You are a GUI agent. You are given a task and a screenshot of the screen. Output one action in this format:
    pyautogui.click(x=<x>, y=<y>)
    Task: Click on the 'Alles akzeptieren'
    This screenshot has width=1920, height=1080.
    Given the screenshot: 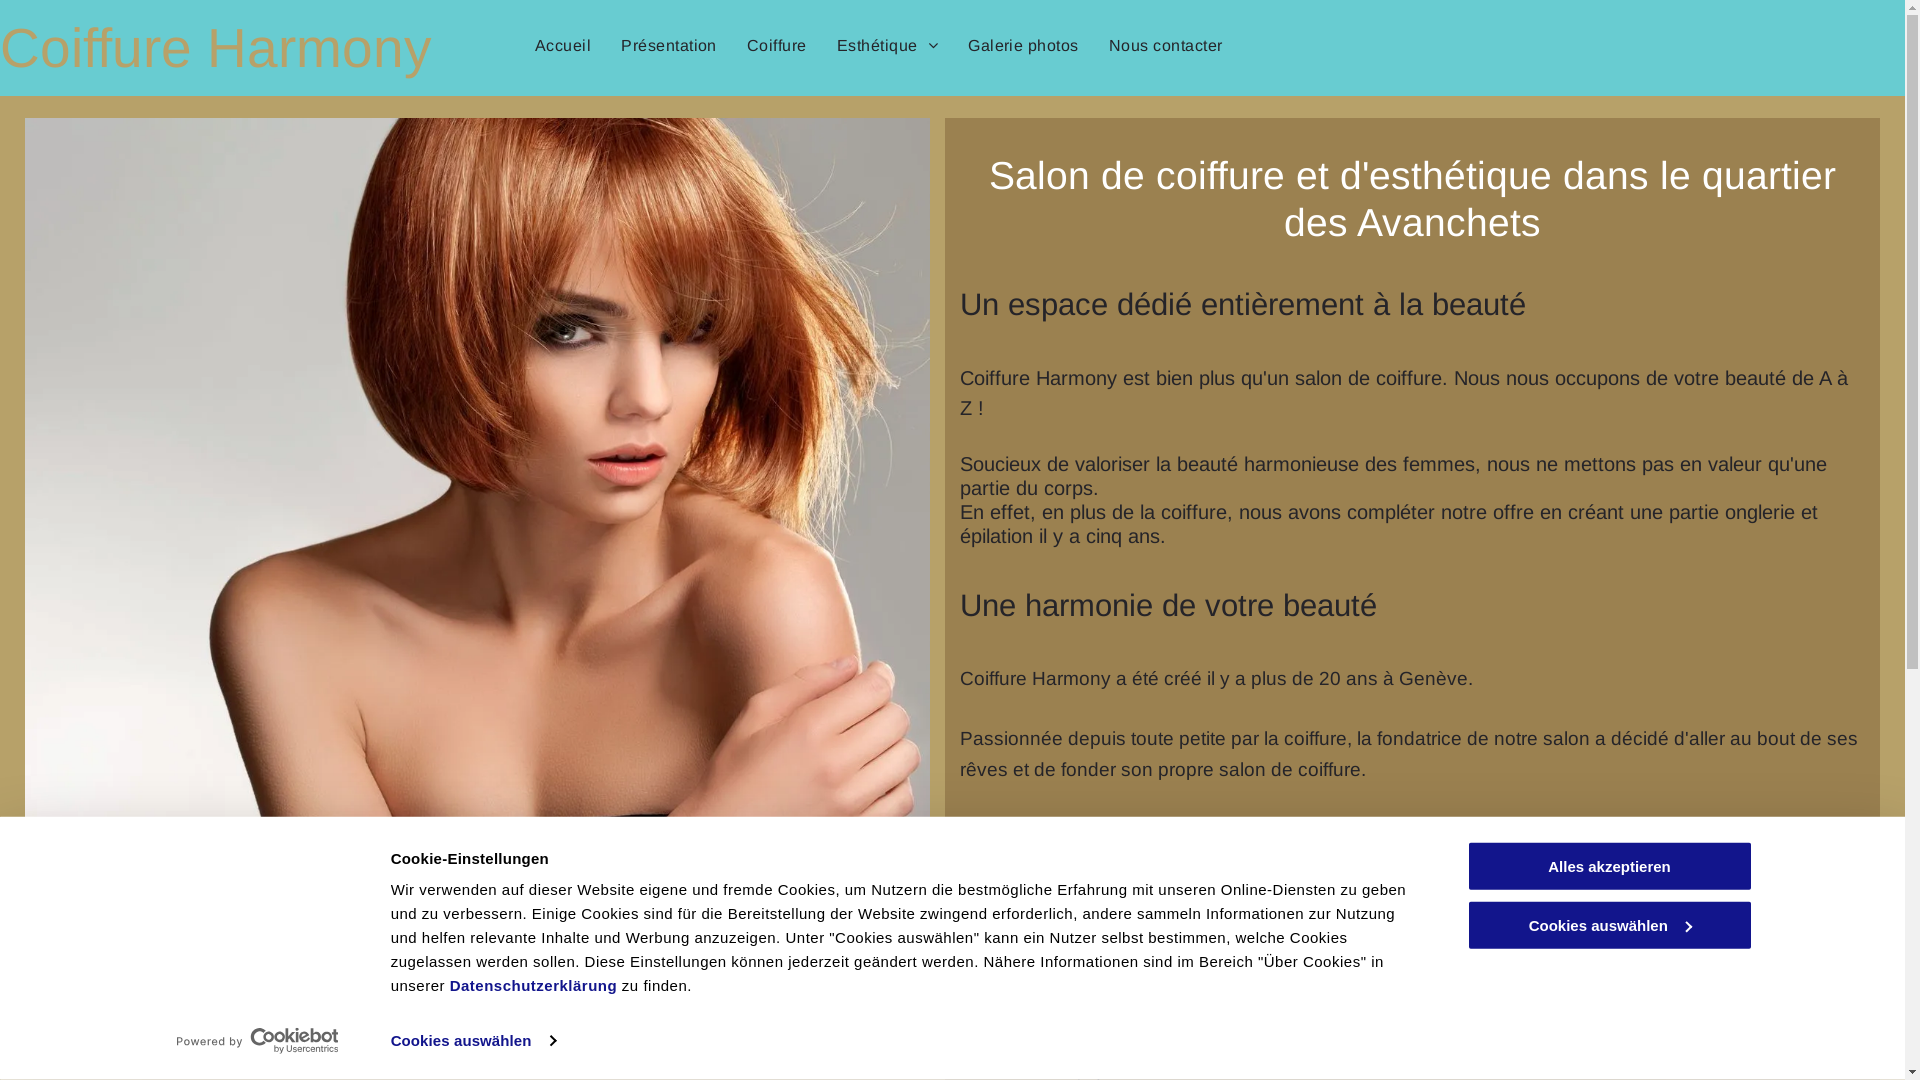 What is the action you would take?
    pyautogui.click(x=1608, y=865)
    